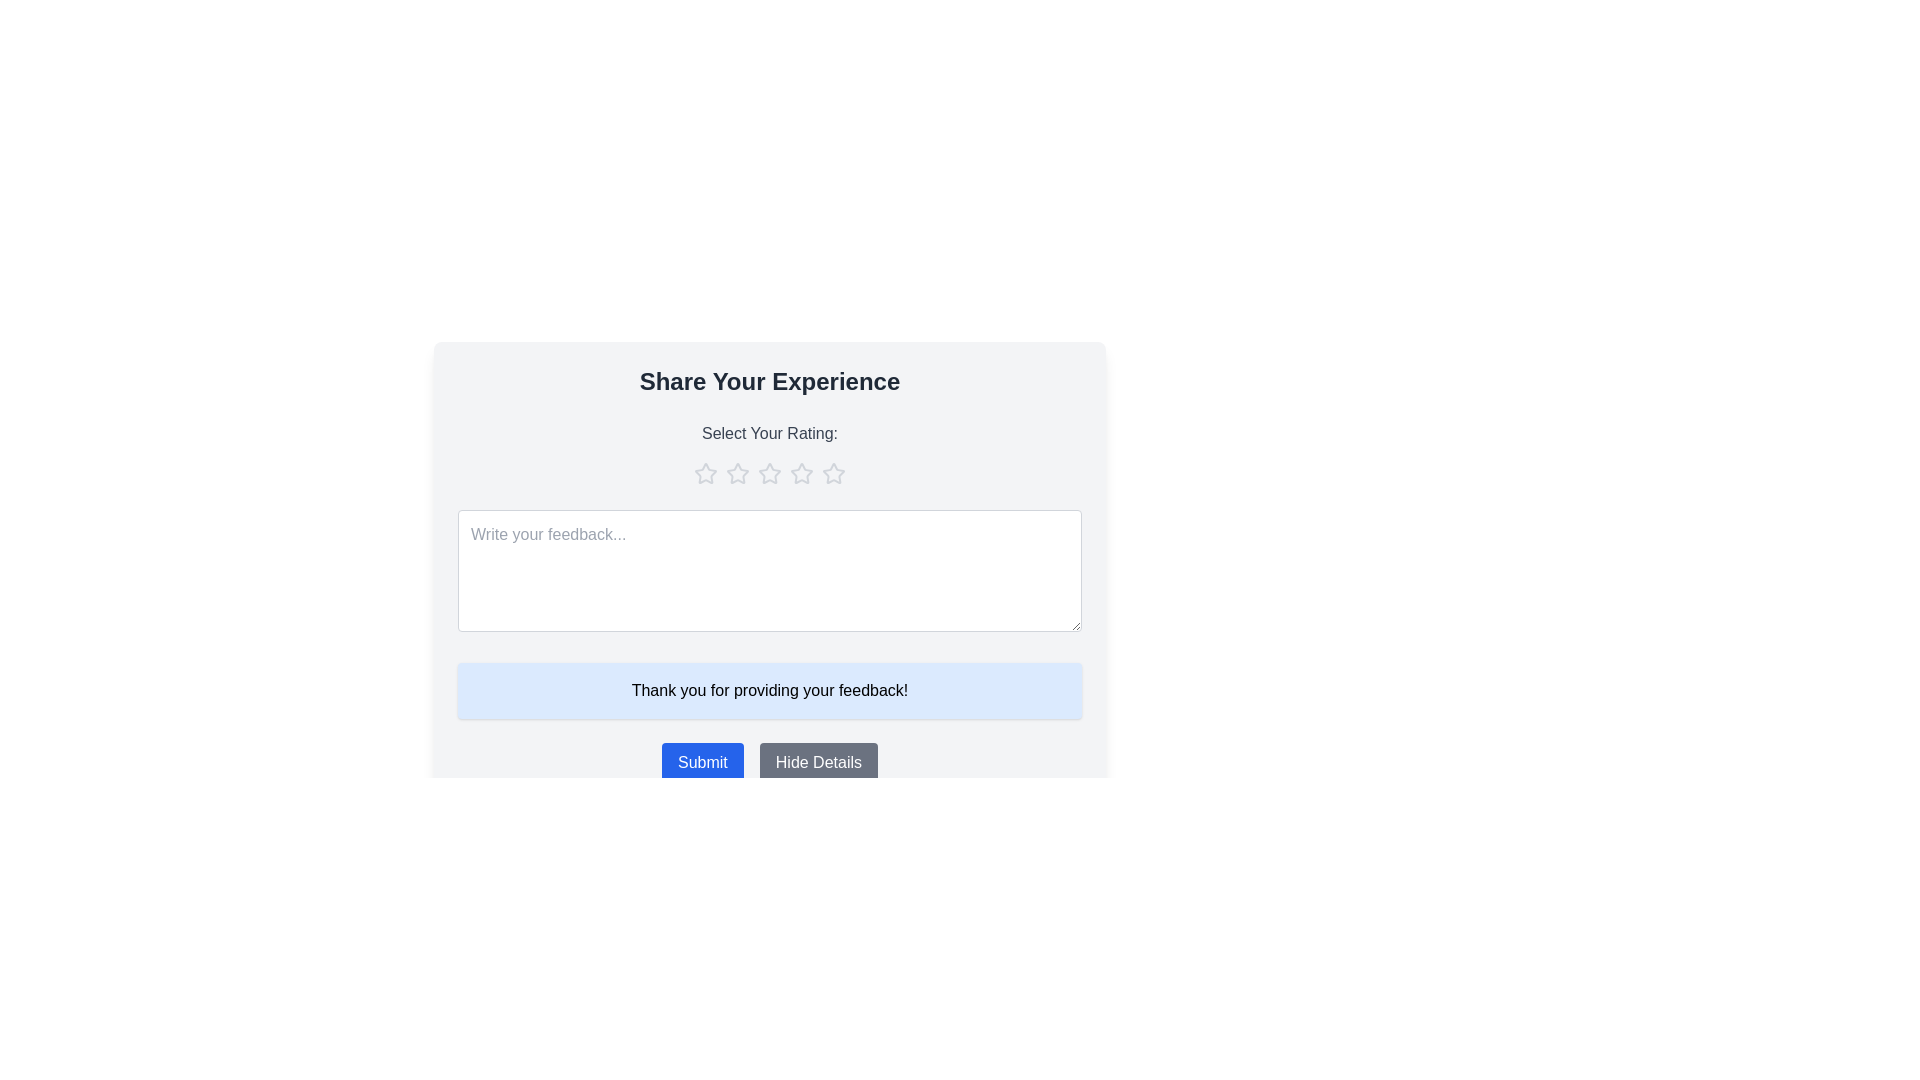 This screenshot has width=1920, height=1080. Describe the element at coordinates (801, 473) in the screenshot. I see `the third star in the Star-shaped rating icon sequence` at that location.